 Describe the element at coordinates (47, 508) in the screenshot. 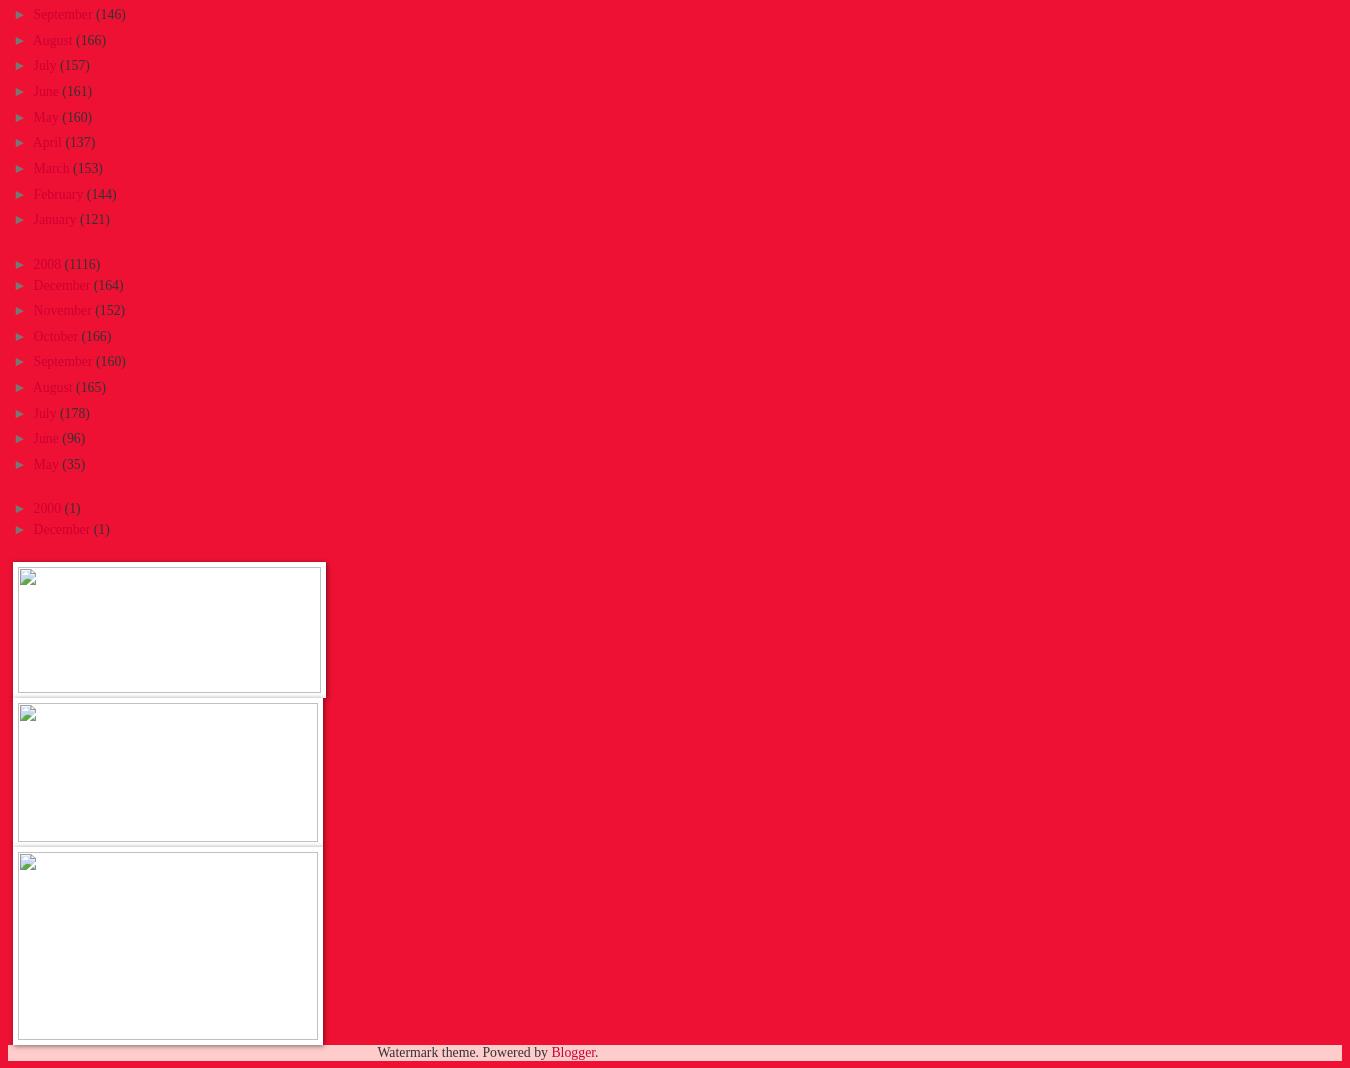

I see `'2000'` at that location.